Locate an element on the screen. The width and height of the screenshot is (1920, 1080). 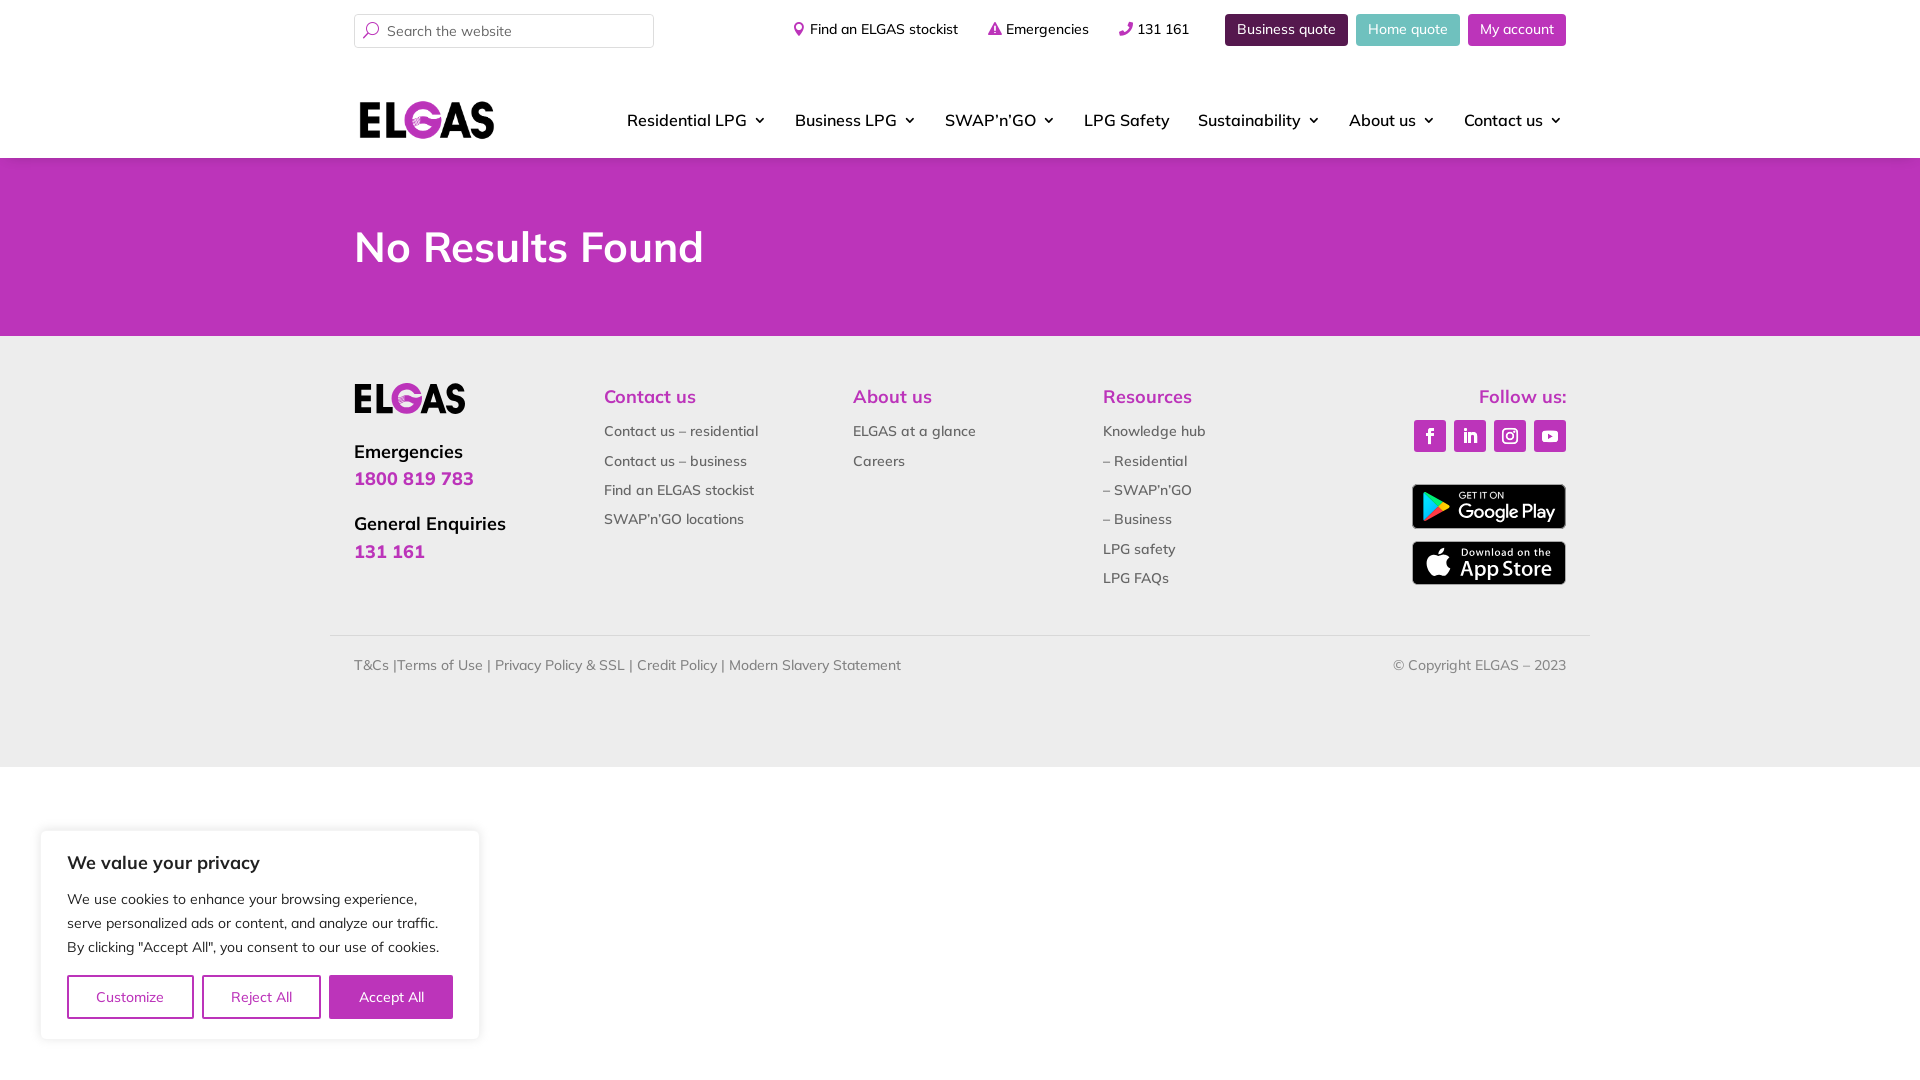
'ELGAS at a glance' is located at coordinates (913, 430).